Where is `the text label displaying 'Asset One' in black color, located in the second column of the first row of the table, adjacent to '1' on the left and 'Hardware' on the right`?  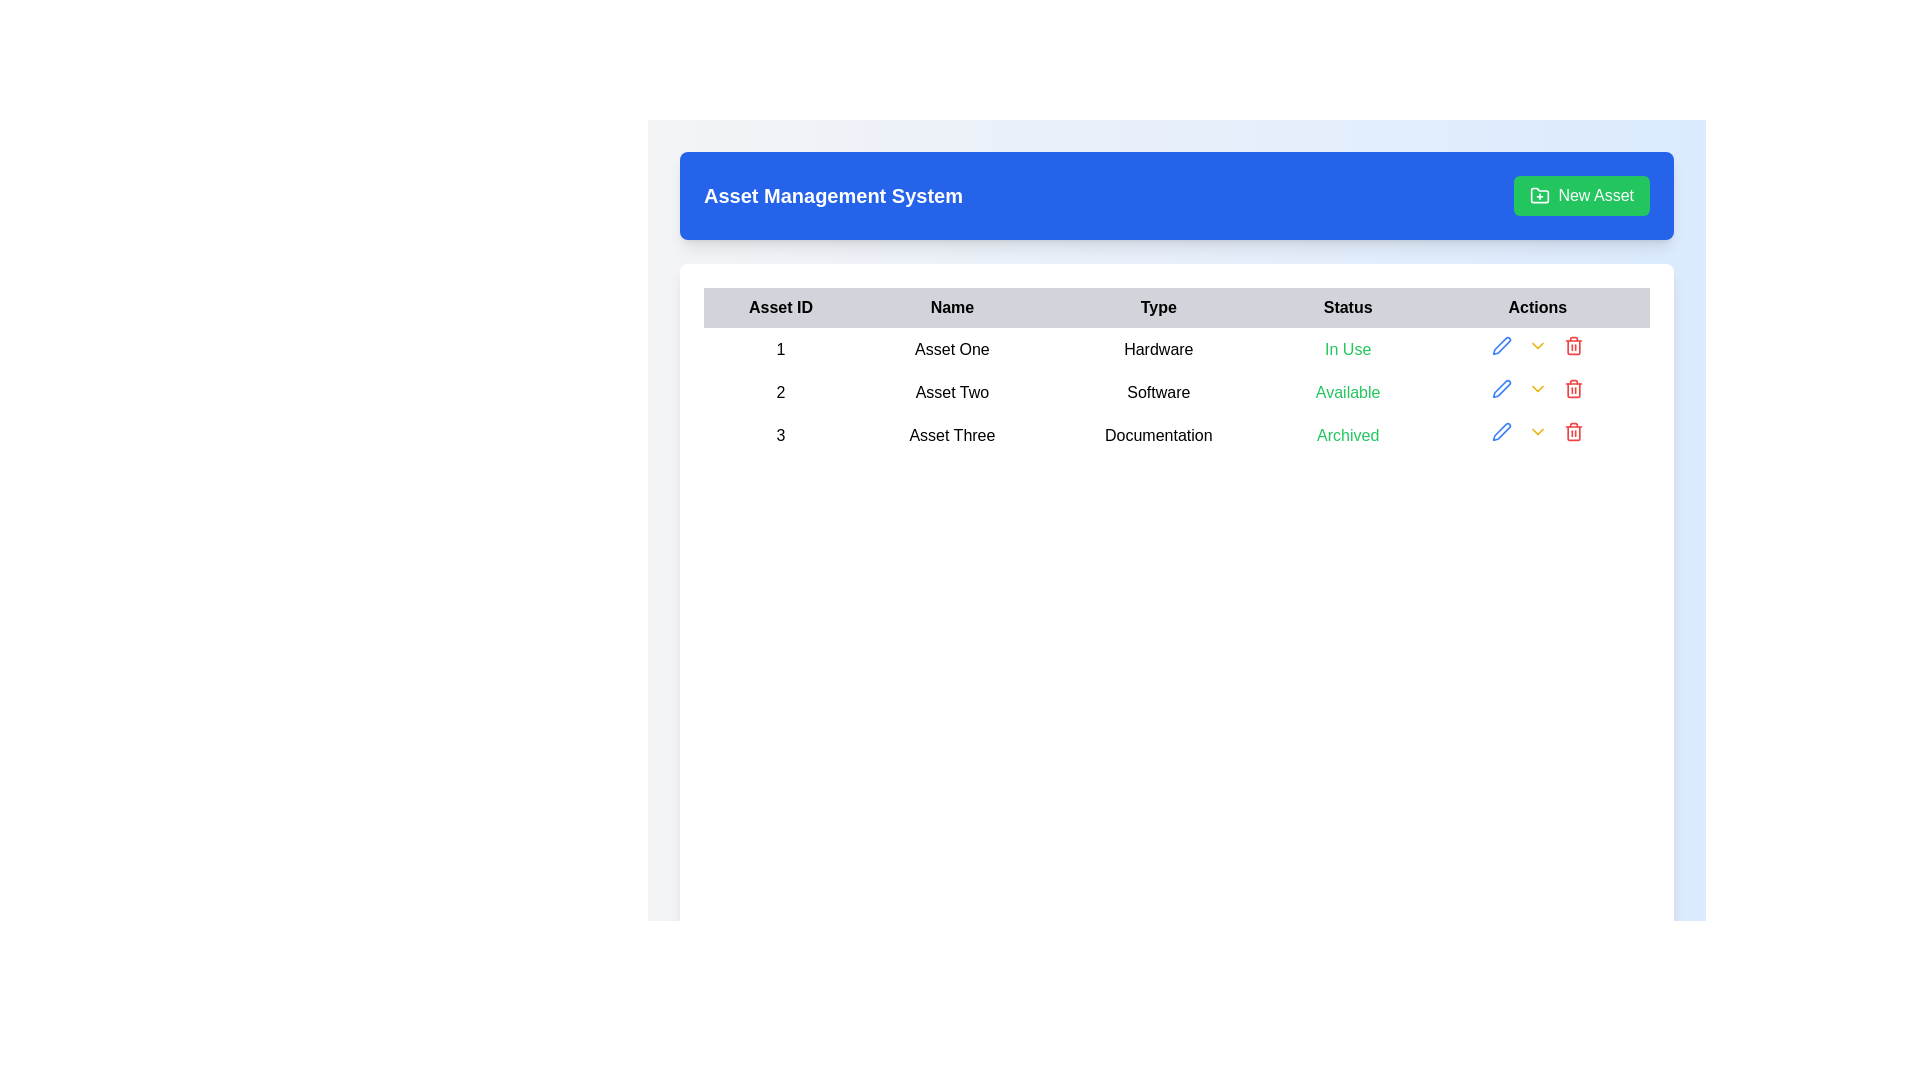
the text label displaying 'Asset One' in black color, located in the second column of the first row of the table, adjacent to '1' on the left and 'Hardware' on the right is located at coordinates (951, 348).